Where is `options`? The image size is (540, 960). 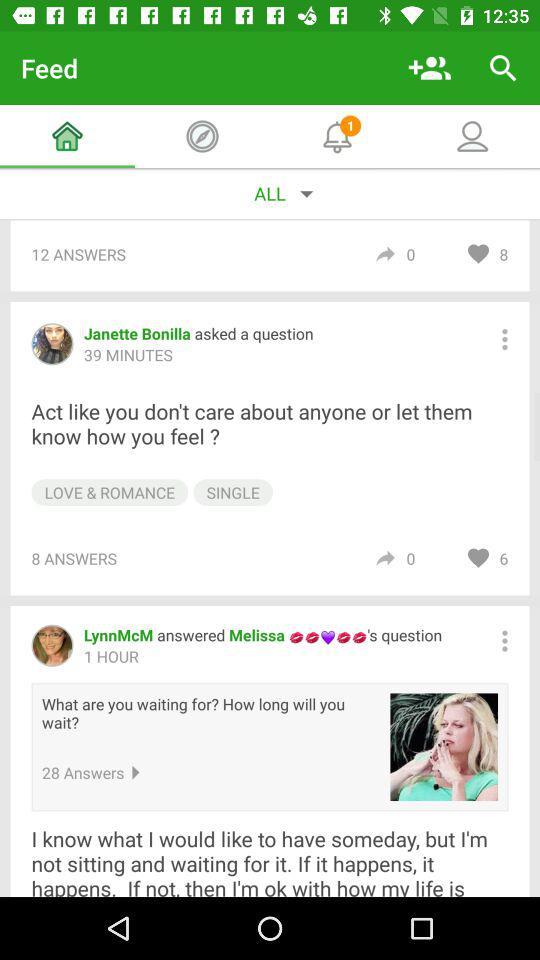
options is located at coordinates (503, 339).